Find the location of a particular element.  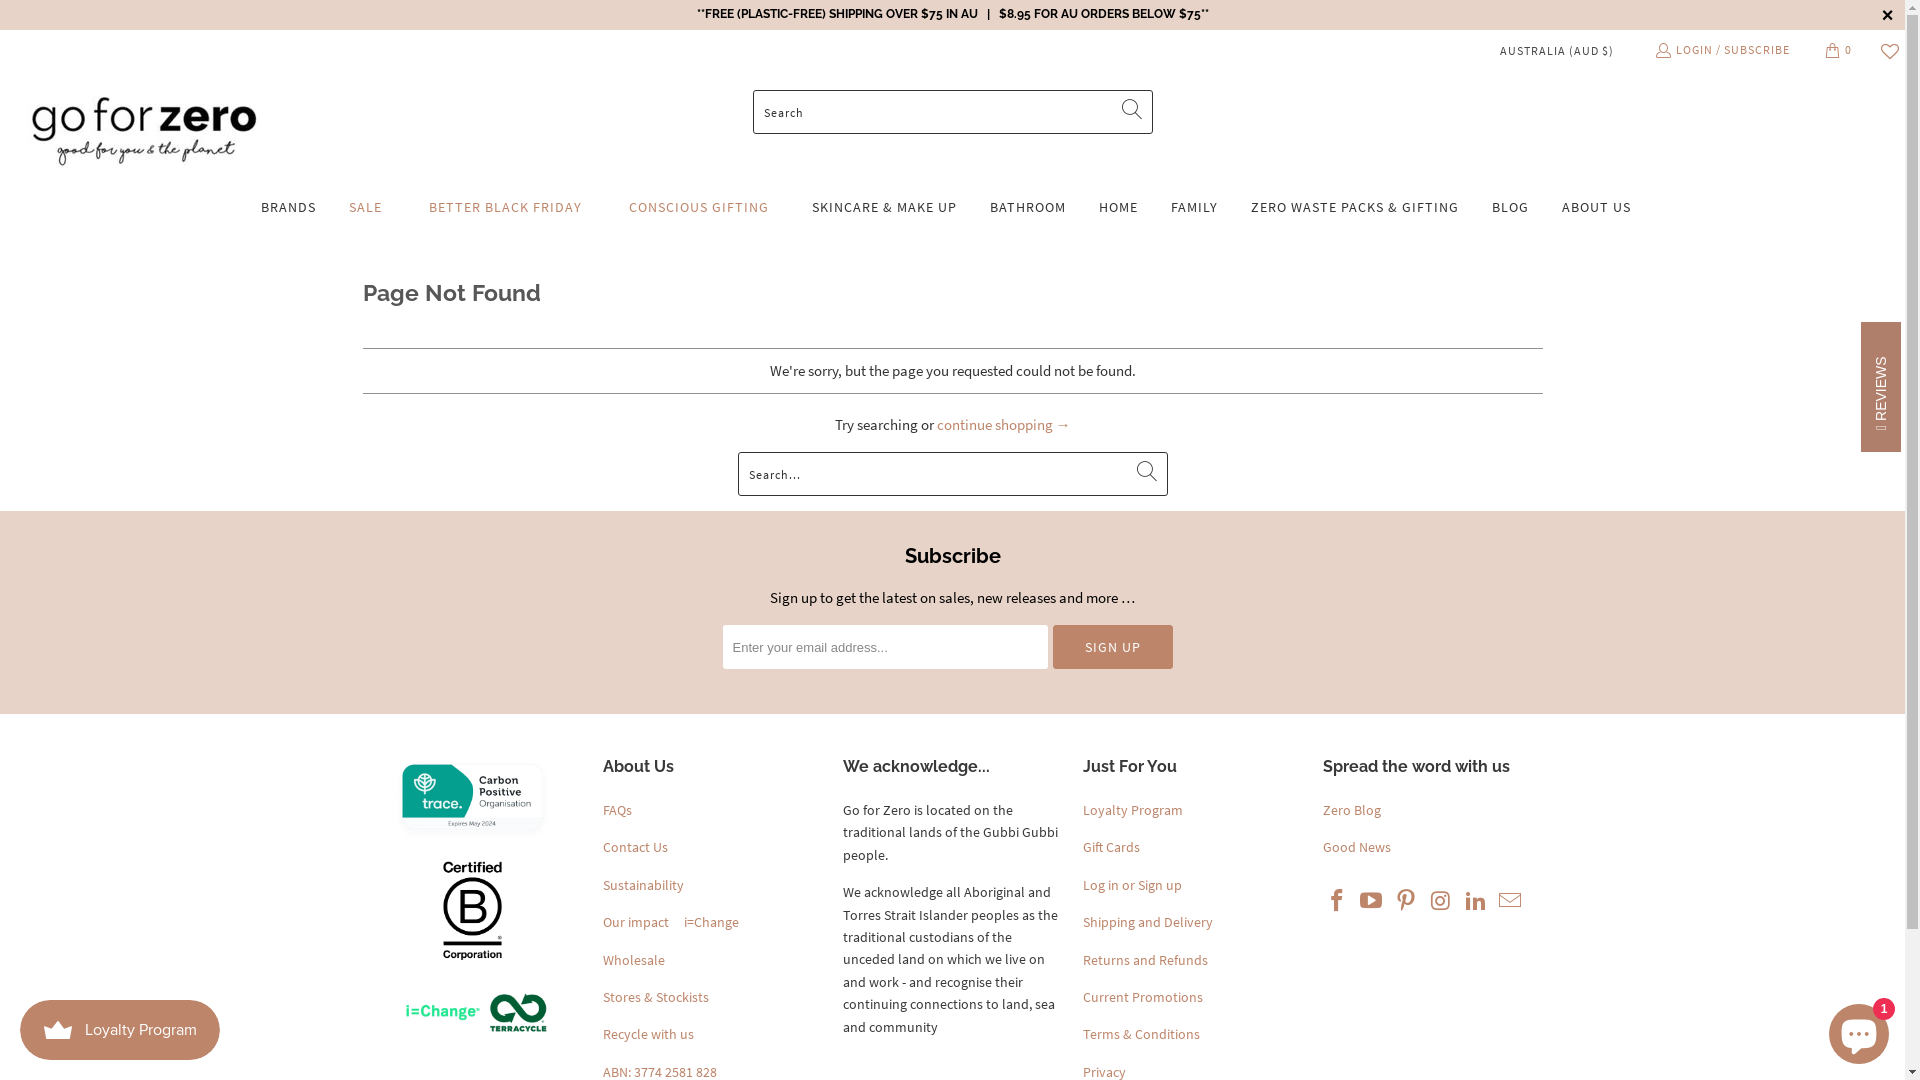

'Stores & Stockists' is located at coordinates (600, 996).